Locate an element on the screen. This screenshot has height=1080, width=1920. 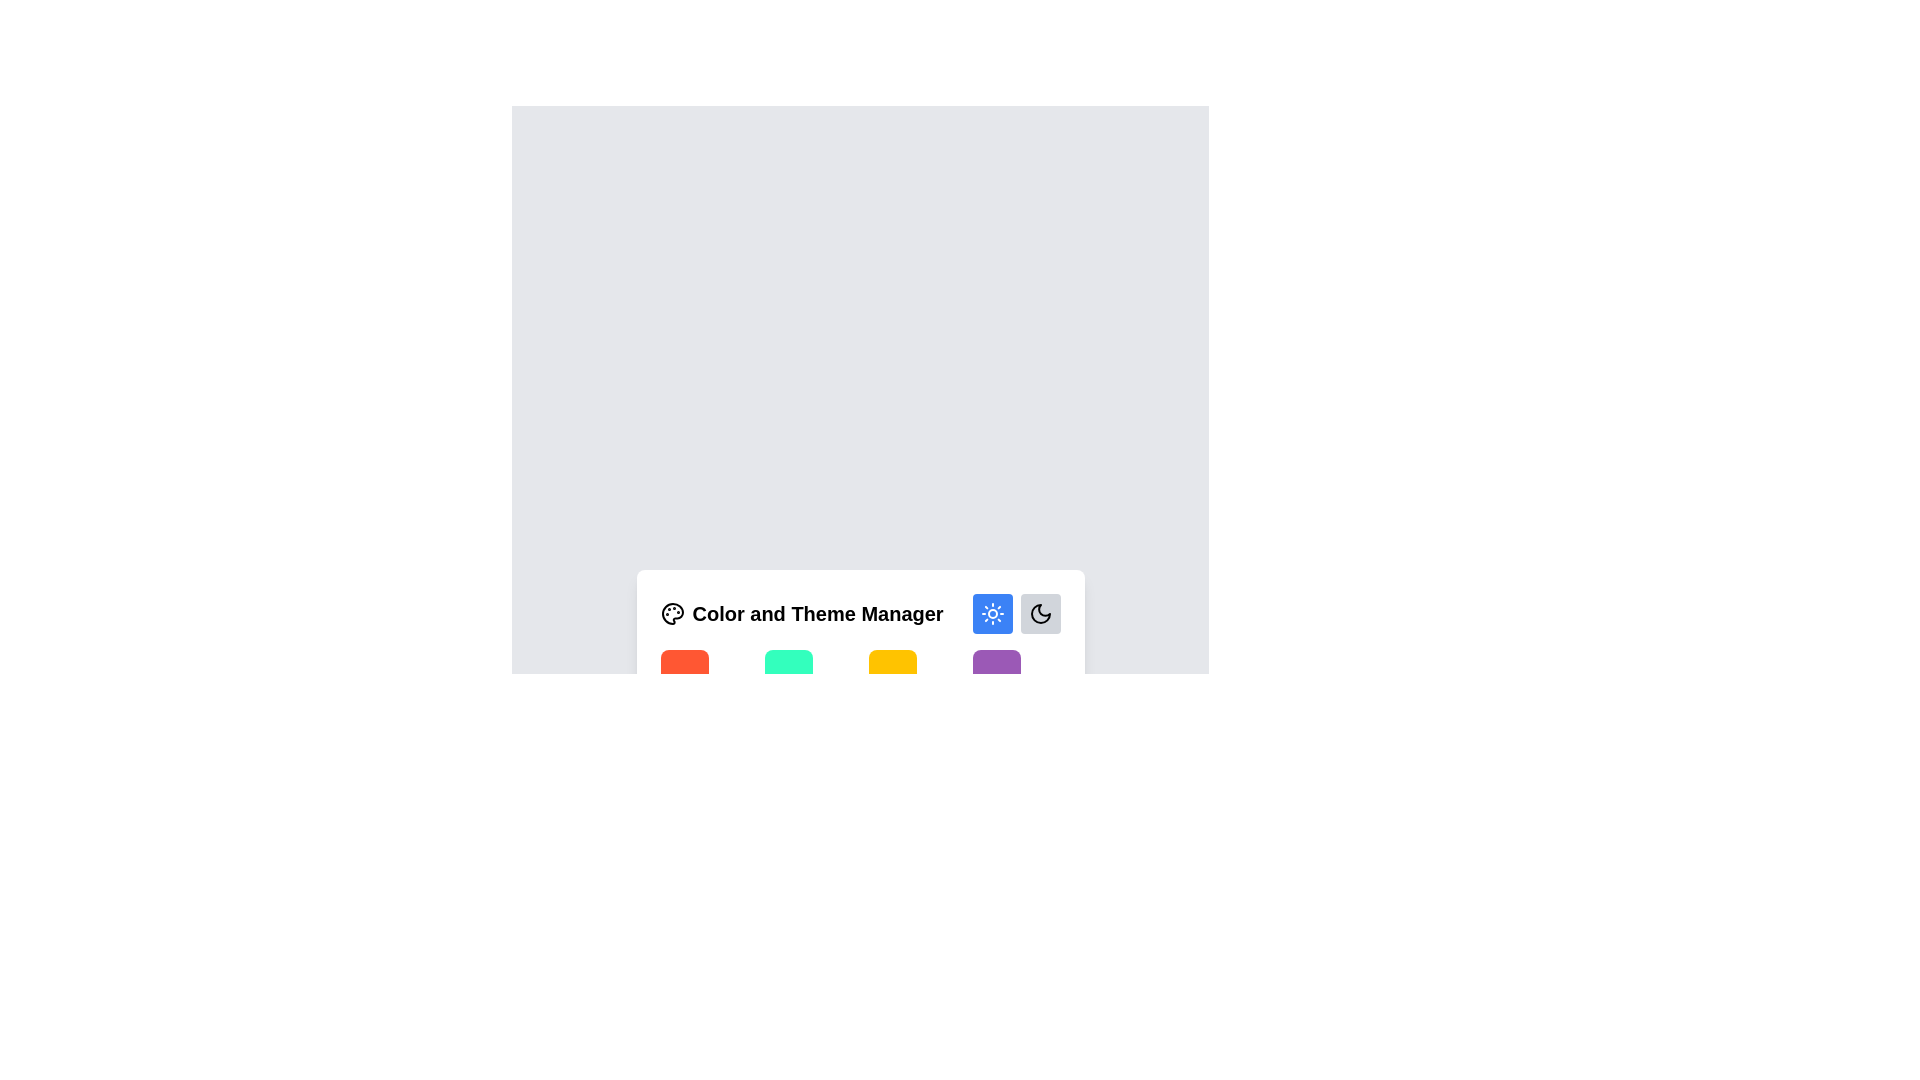
the third icon from the left in the Color and Theme Manager group, which serves as a toggle for the night or dark mode theme is located at coordinates (1040, 612).